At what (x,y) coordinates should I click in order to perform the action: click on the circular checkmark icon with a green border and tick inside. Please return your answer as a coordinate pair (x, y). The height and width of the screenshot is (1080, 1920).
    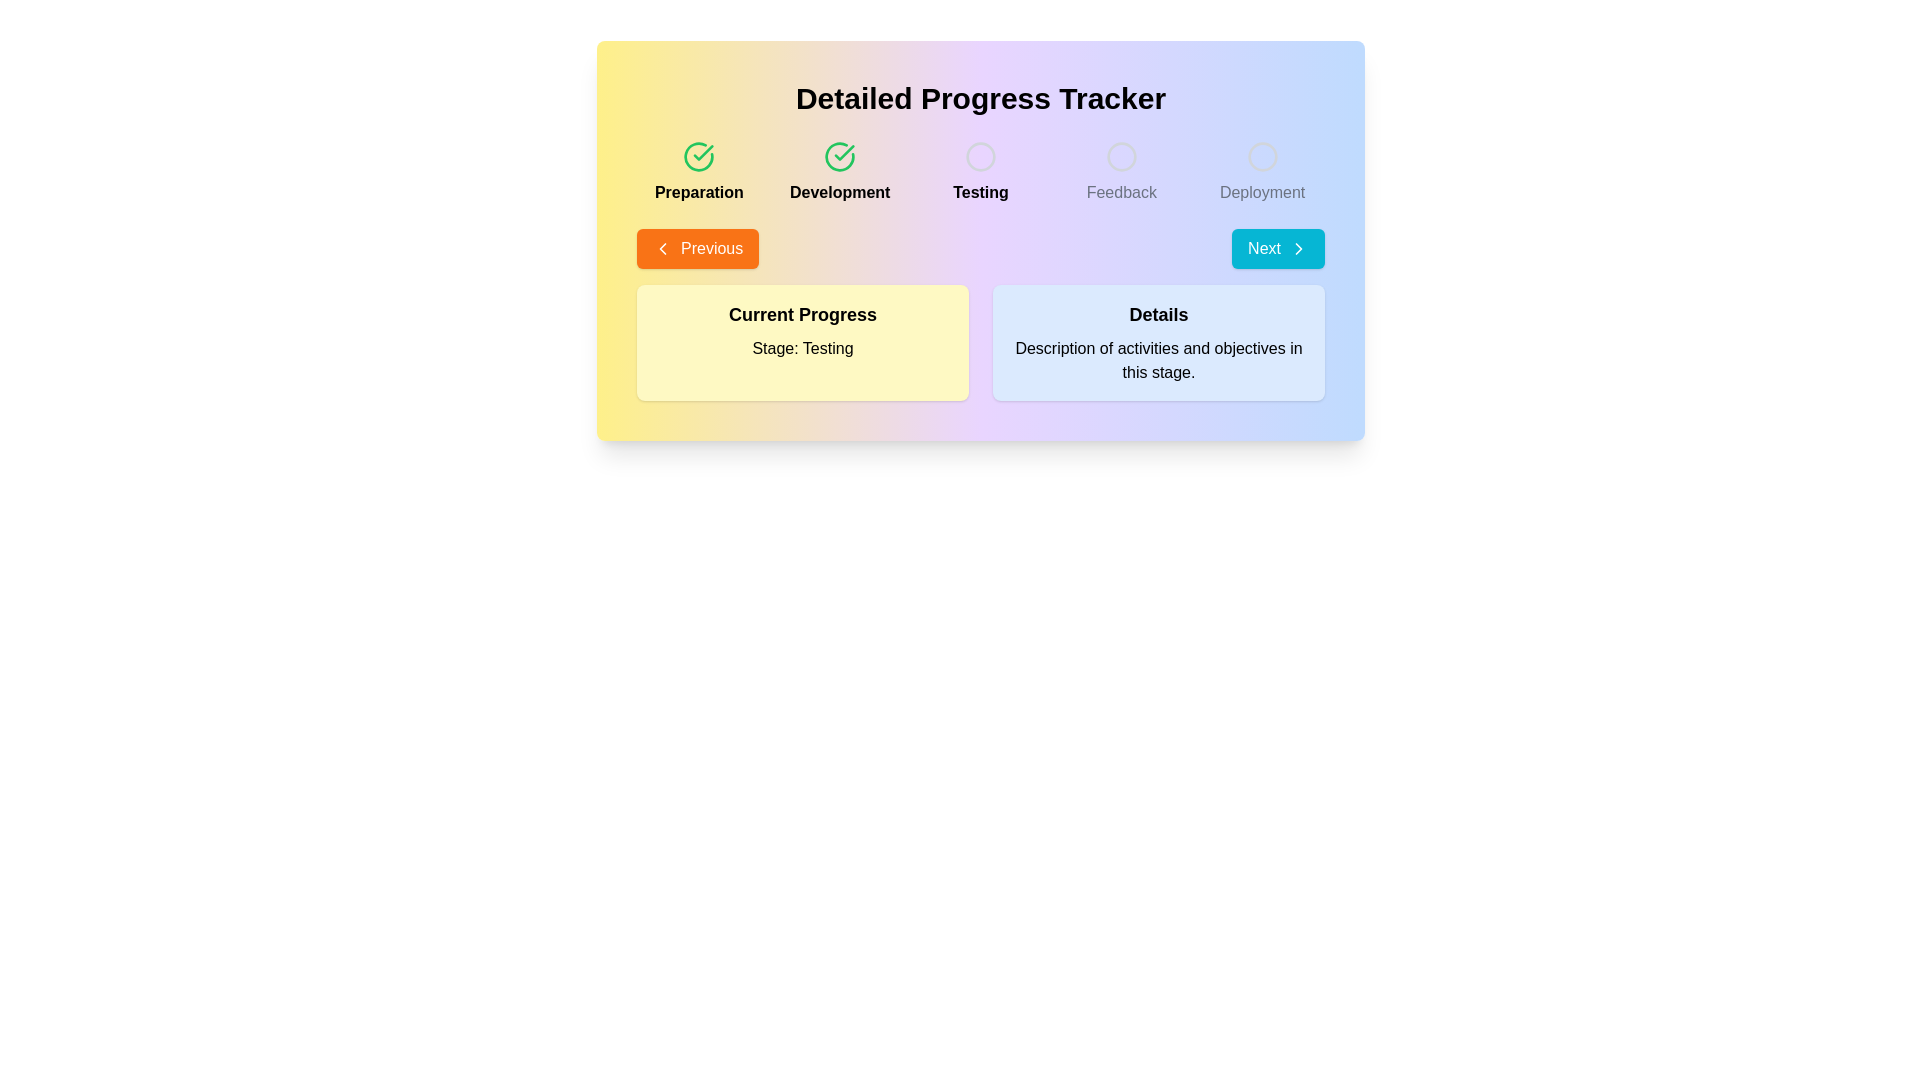
    Looking at the image, I should click on (840, 156).